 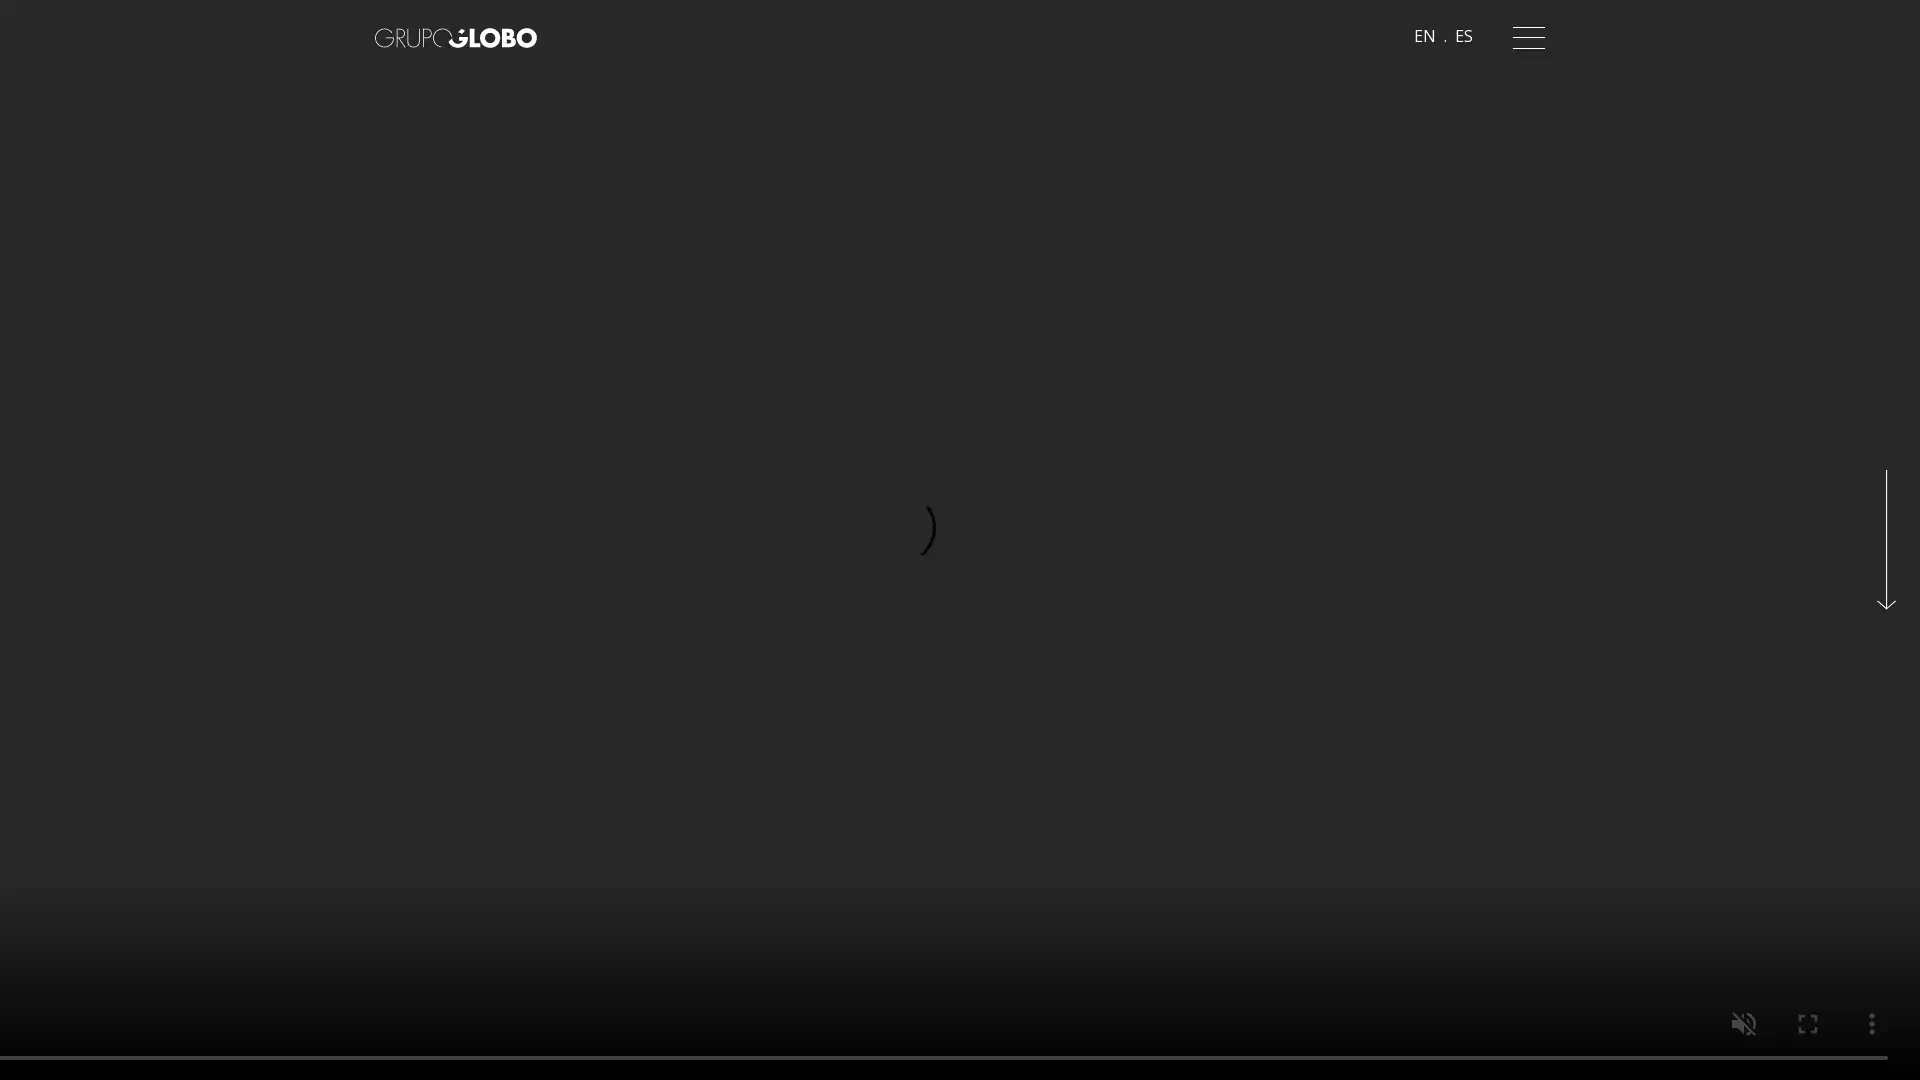 What do you see at coordinates (1808, 1023) in the screenshot?
I see `enter full screen` at bounding box center [1808, 1023].